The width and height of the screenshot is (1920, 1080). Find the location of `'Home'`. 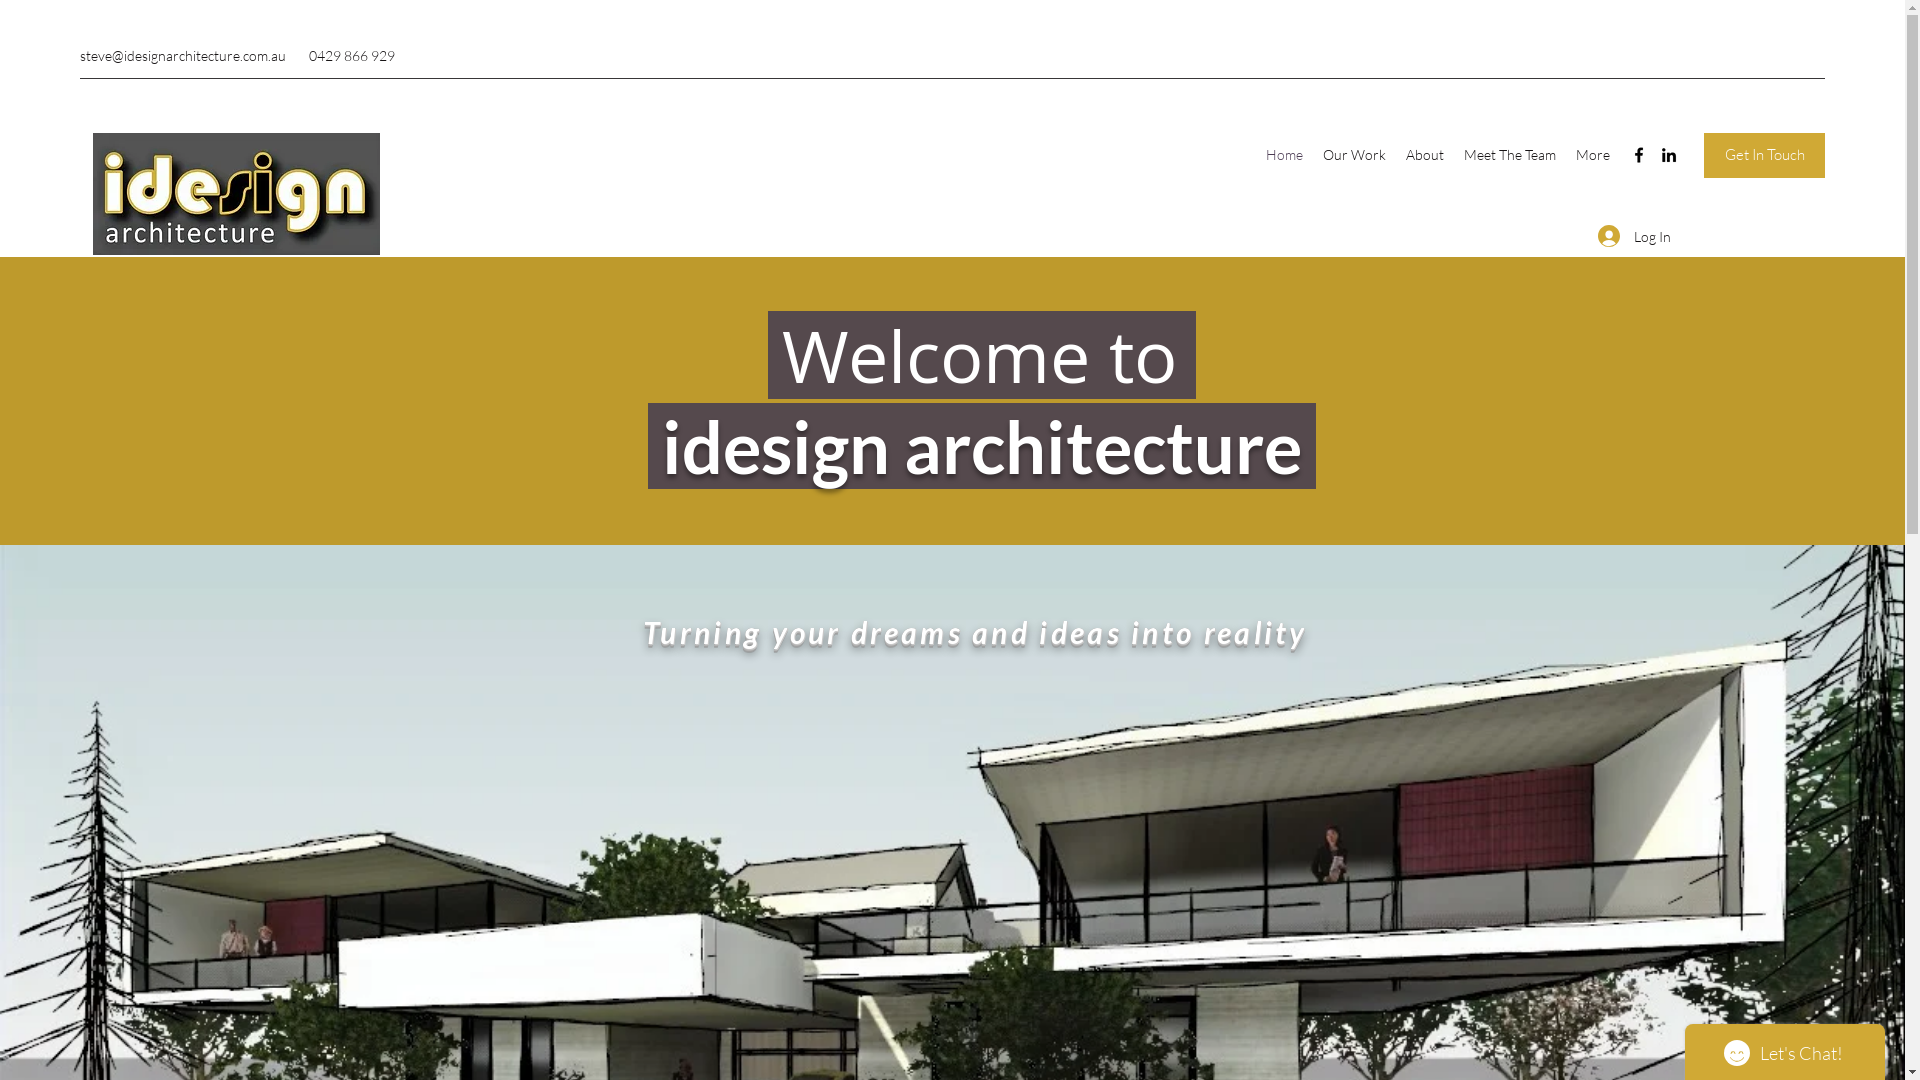

'Home' is located at coordinates (1284, 153).